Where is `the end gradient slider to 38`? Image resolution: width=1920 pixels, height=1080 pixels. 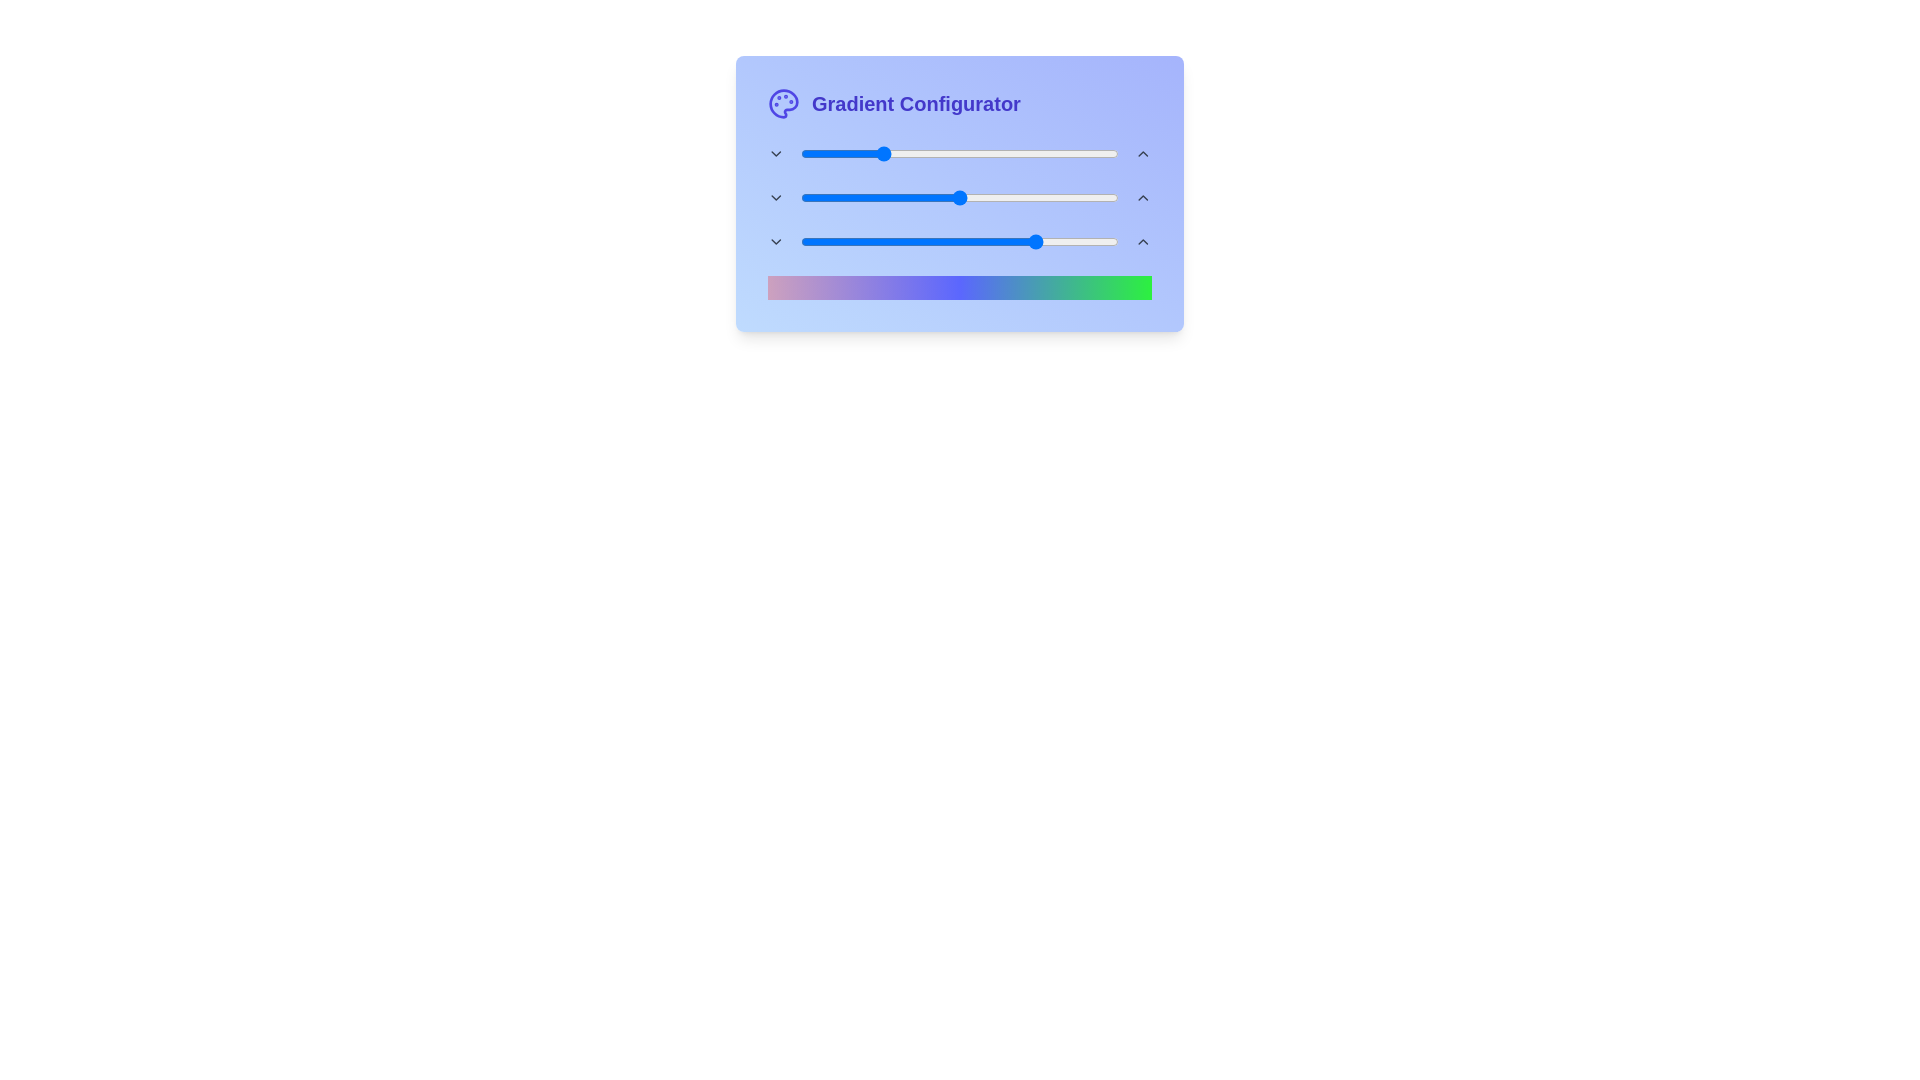
the end gradient slider to 38 is located at coordinates (920, 241).